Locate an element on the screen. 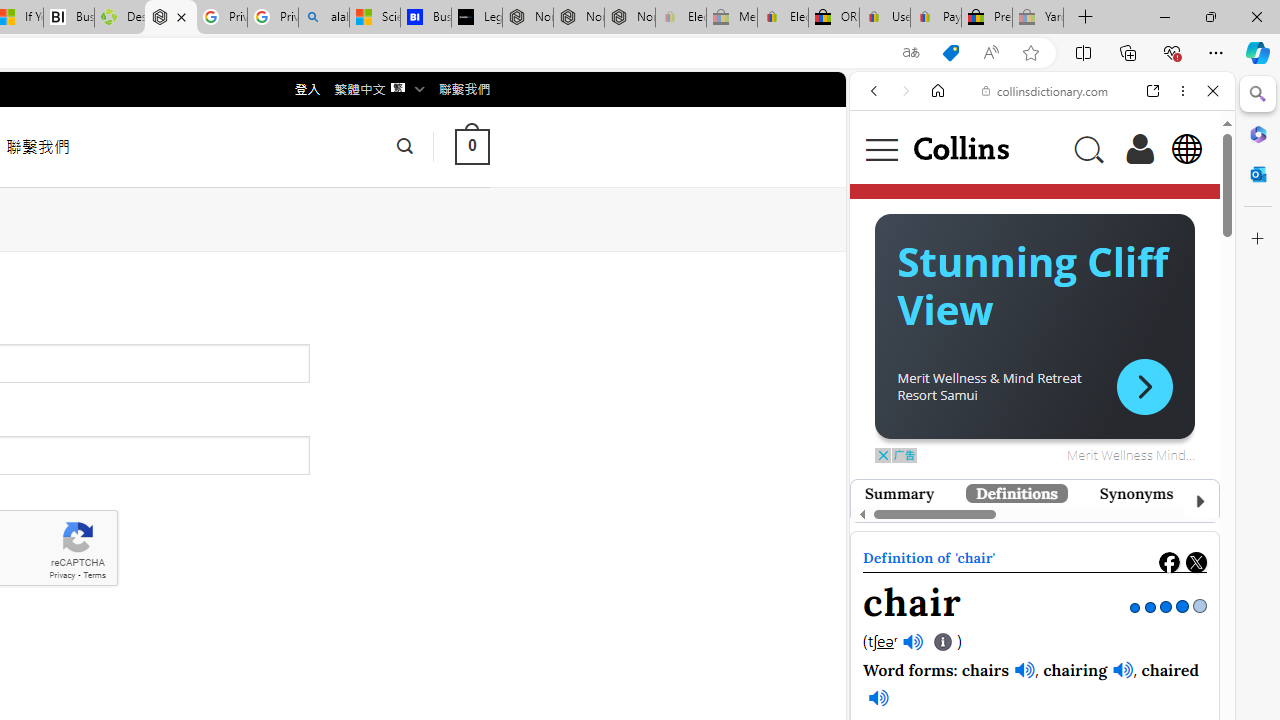 The image size is (1280, 720). 'Yard, Garden & Outdoor Living - Sleeping' is located at coordinates (1038, 17).